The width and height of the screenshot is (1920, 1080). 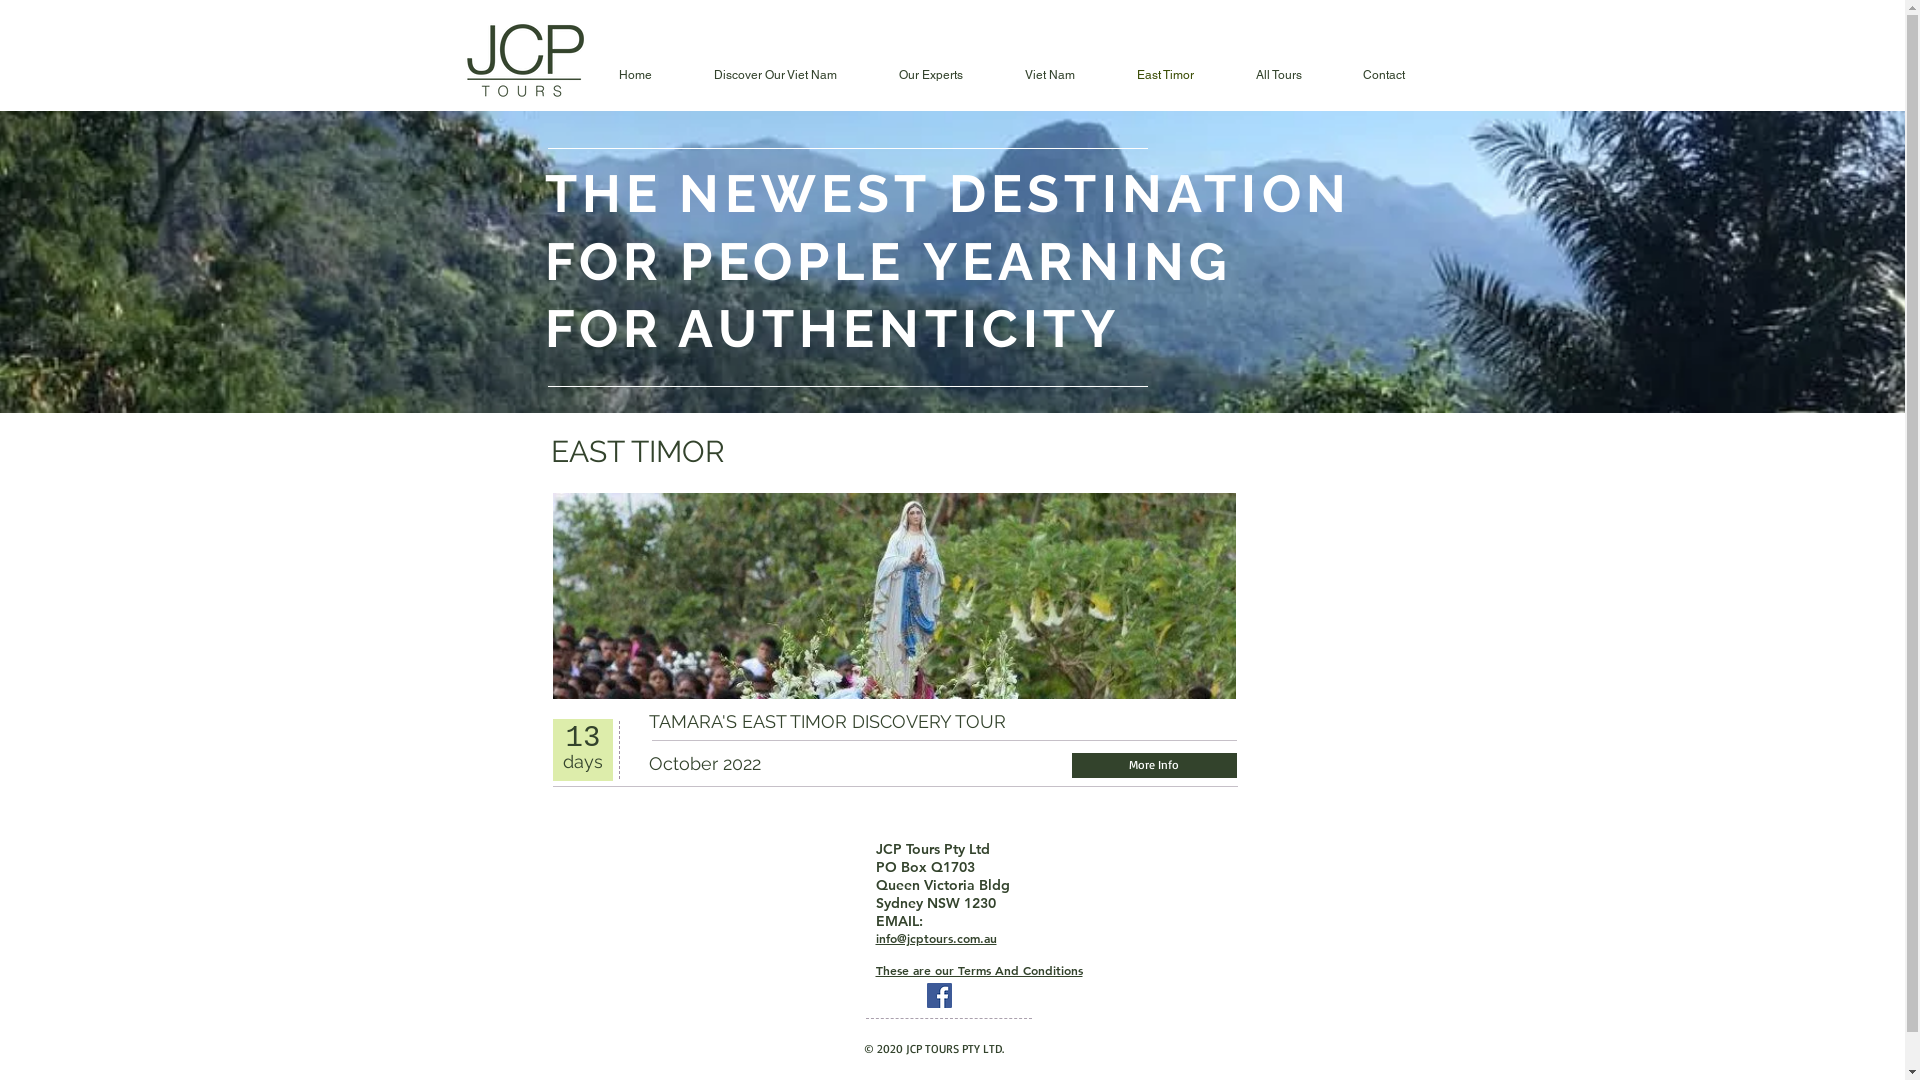 I want to click on 'Discover Our Viet Nam', so click(x=773, y=74).